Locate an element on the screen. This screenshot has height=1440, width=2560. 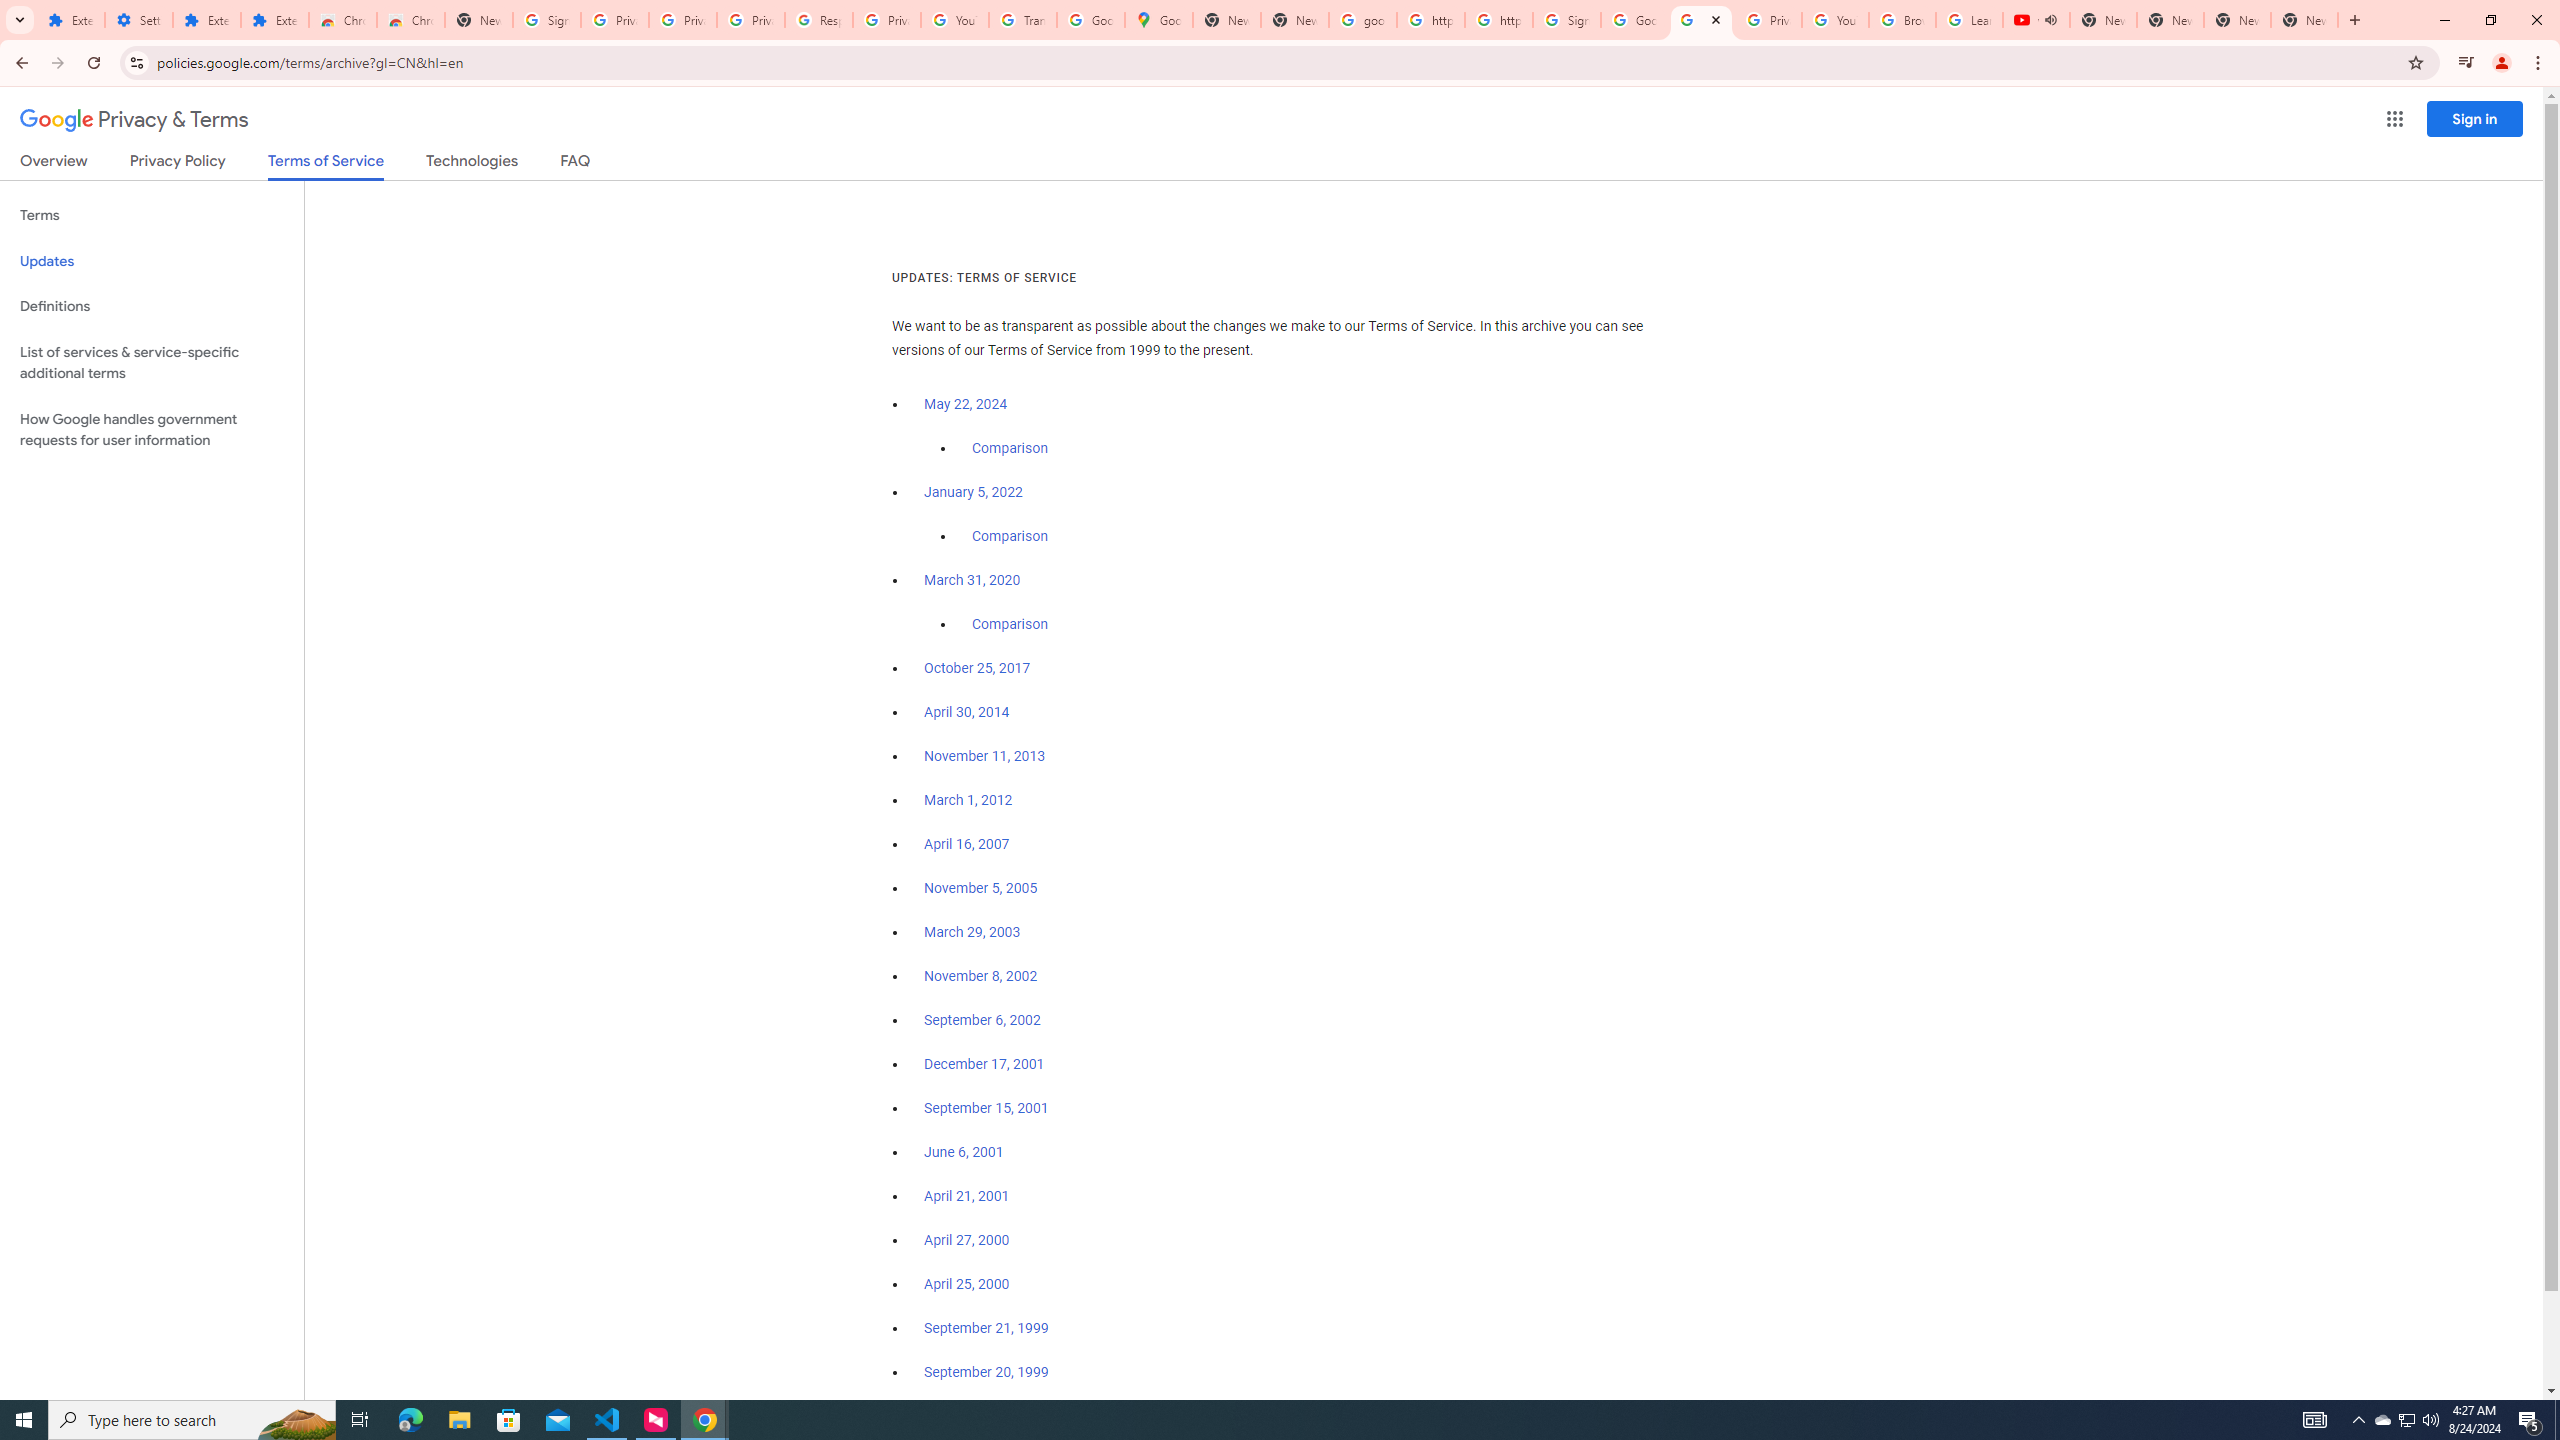
'https://scholar.google.com/' is located at coordinates (1430, 19).